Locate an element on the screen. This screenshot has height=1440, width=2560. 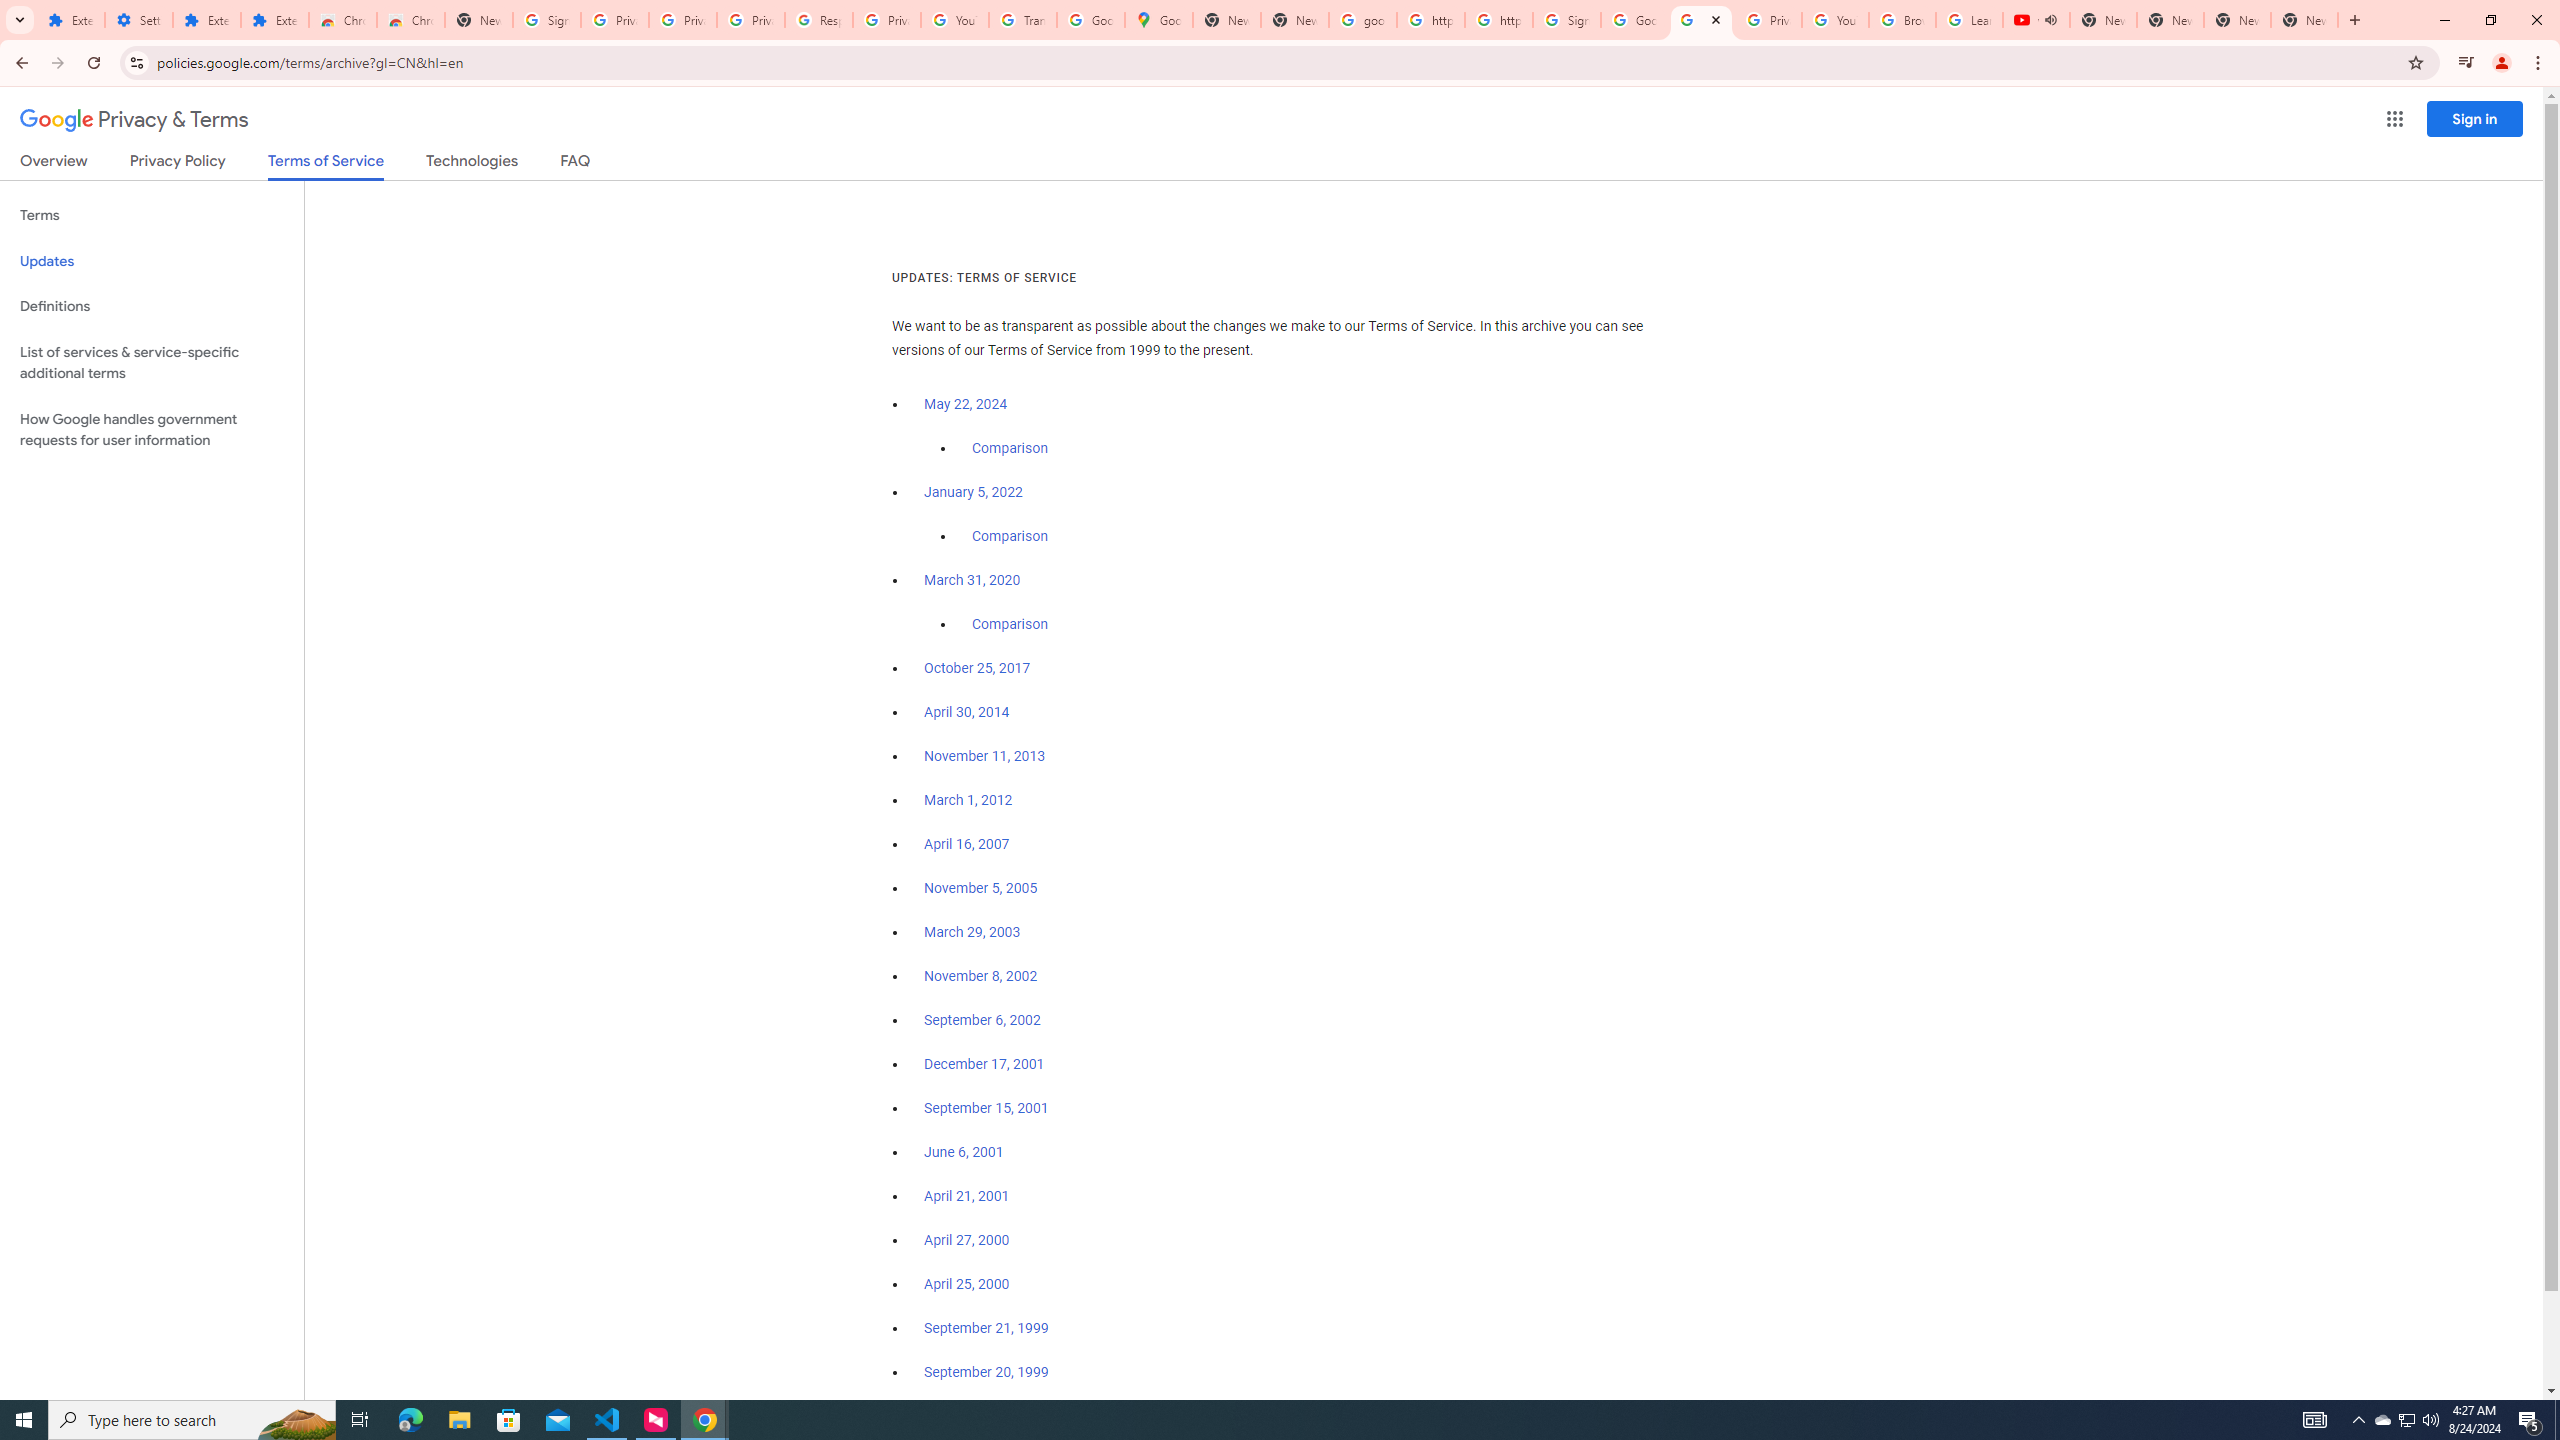
'https://scholar.google.com/' is located at coordinates (1430, 19).